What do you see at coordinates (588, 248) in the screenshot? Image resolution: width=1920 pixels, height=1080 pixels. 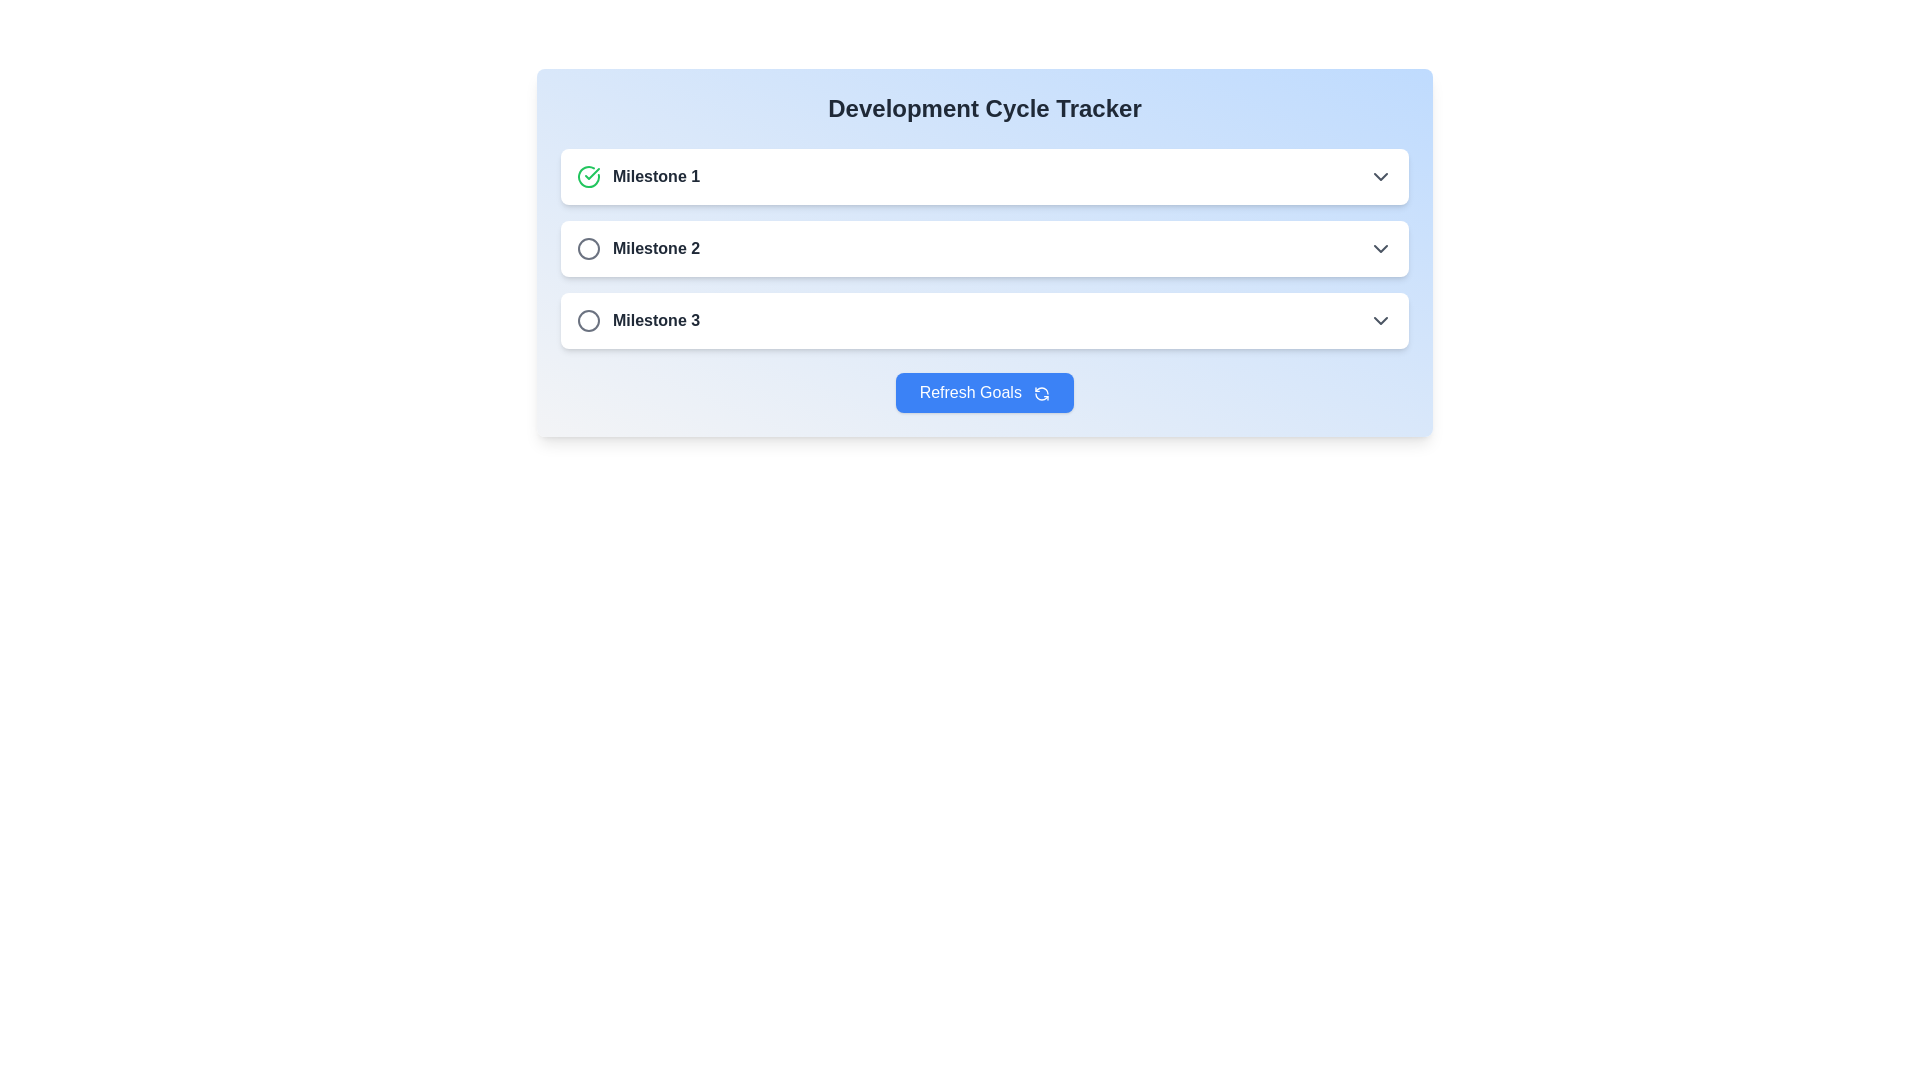 I see `the circular icon with a red border and a white interior located next to the text 'Milestone 2'` at bounding box center [588, 248].